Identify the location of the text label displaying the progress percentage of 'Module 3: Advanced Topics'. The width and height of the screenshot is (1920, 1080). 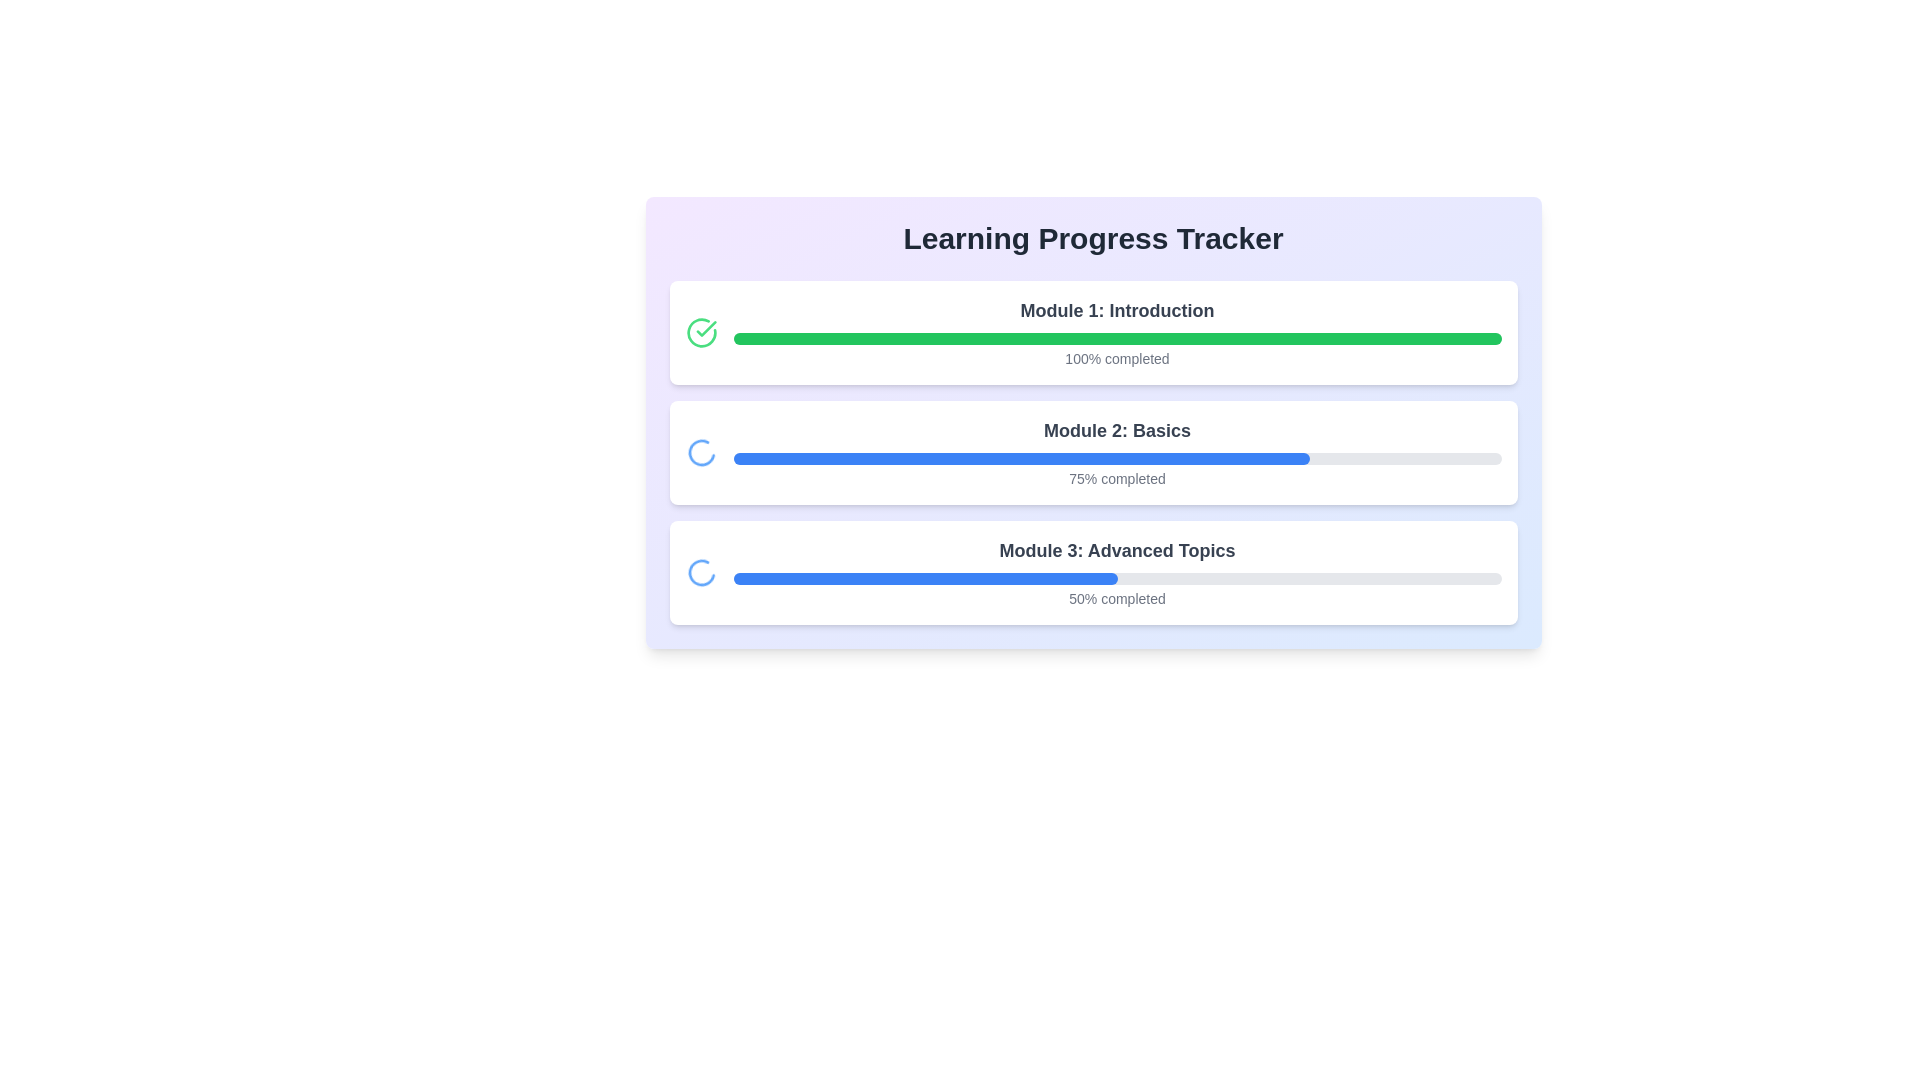
(1116, 597).